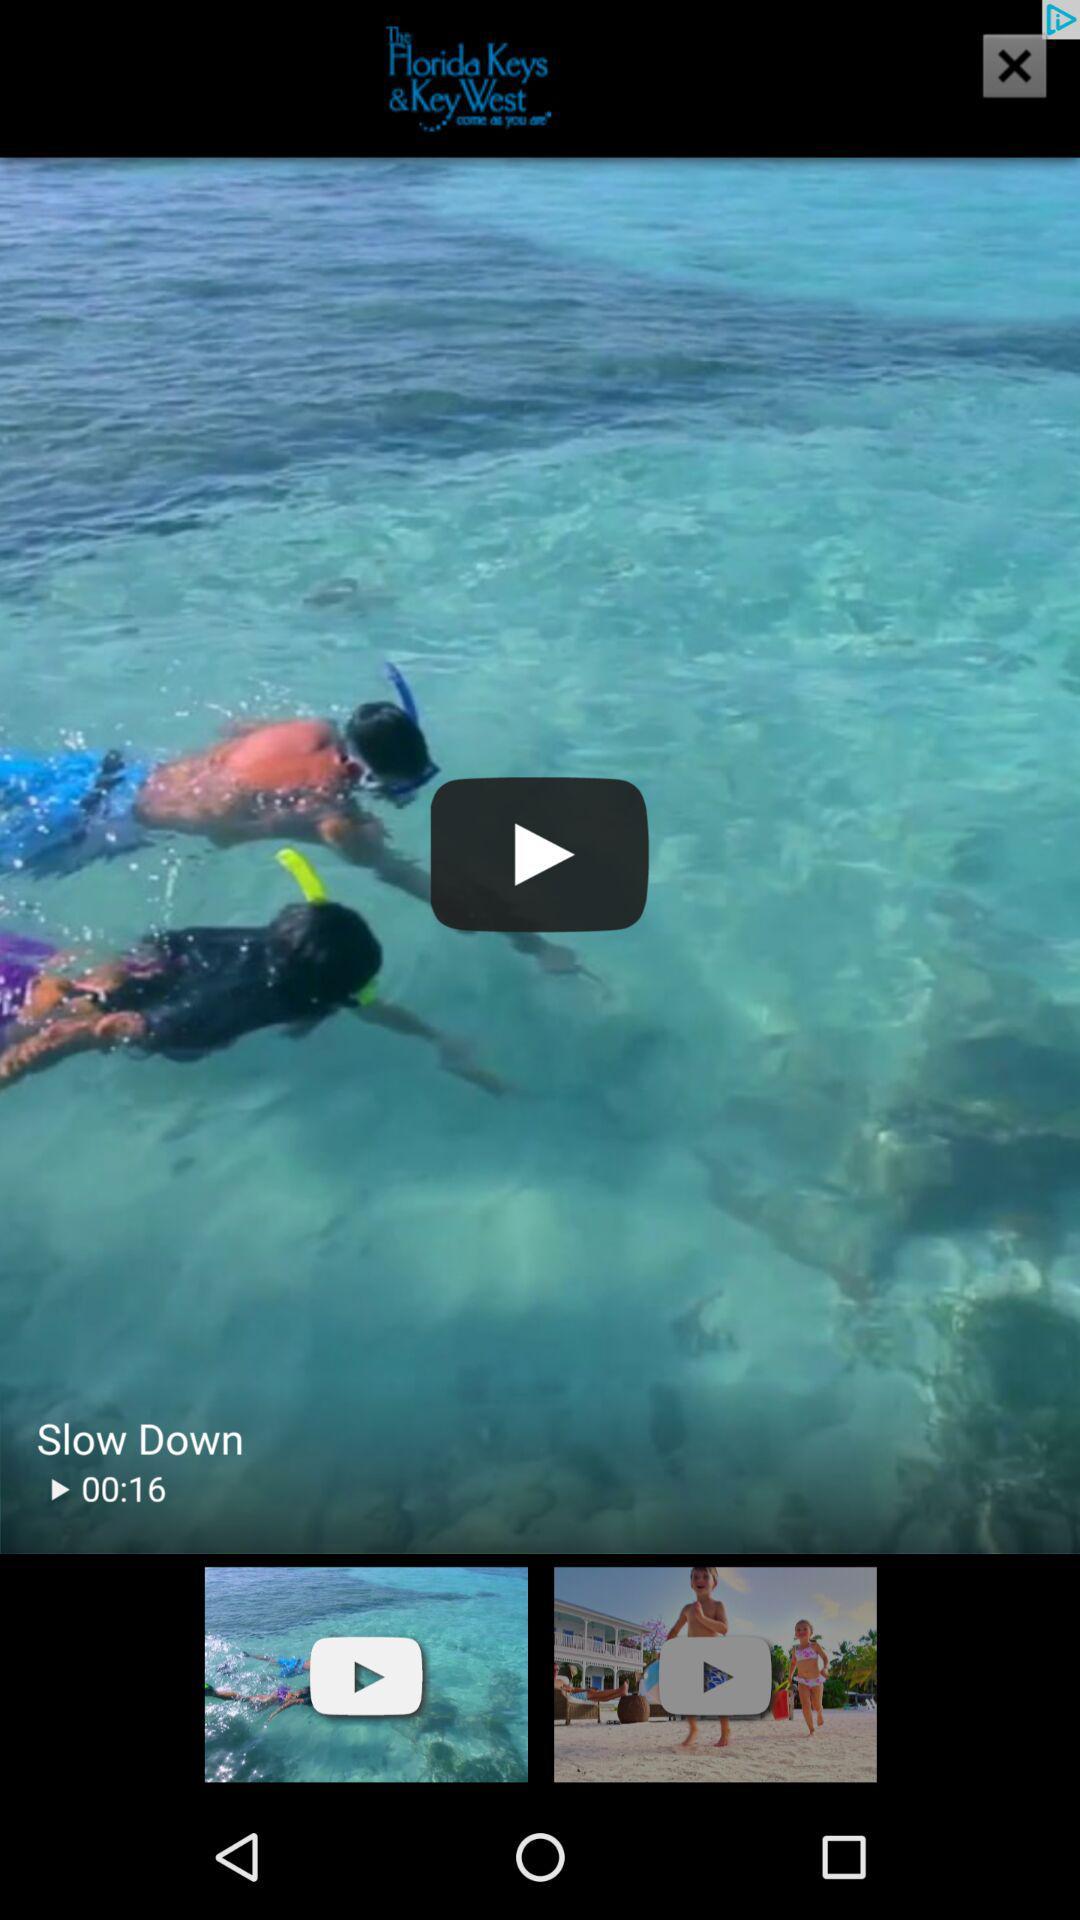  I want to click on the close icon, so click(1014, 70).